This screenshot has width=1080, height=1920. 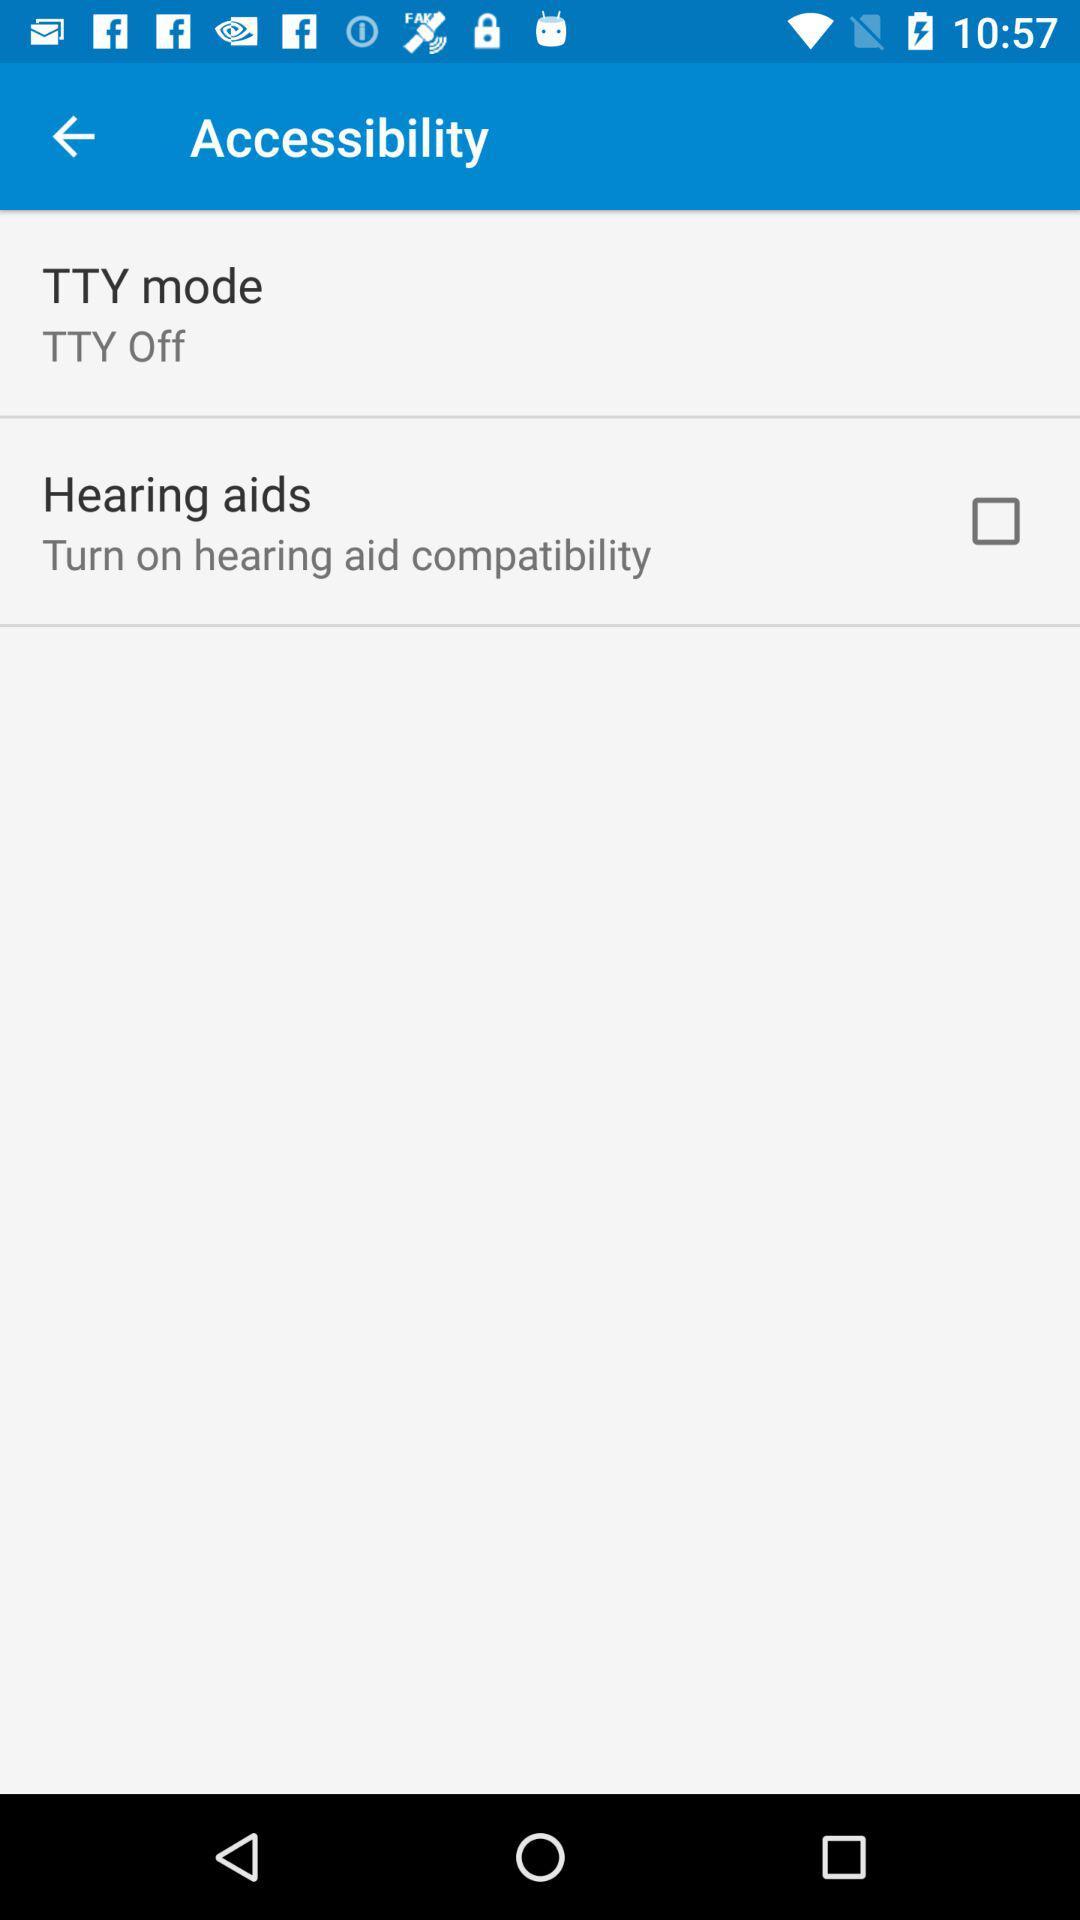 I want to click on tty off icon, so click(x=113, y=345).